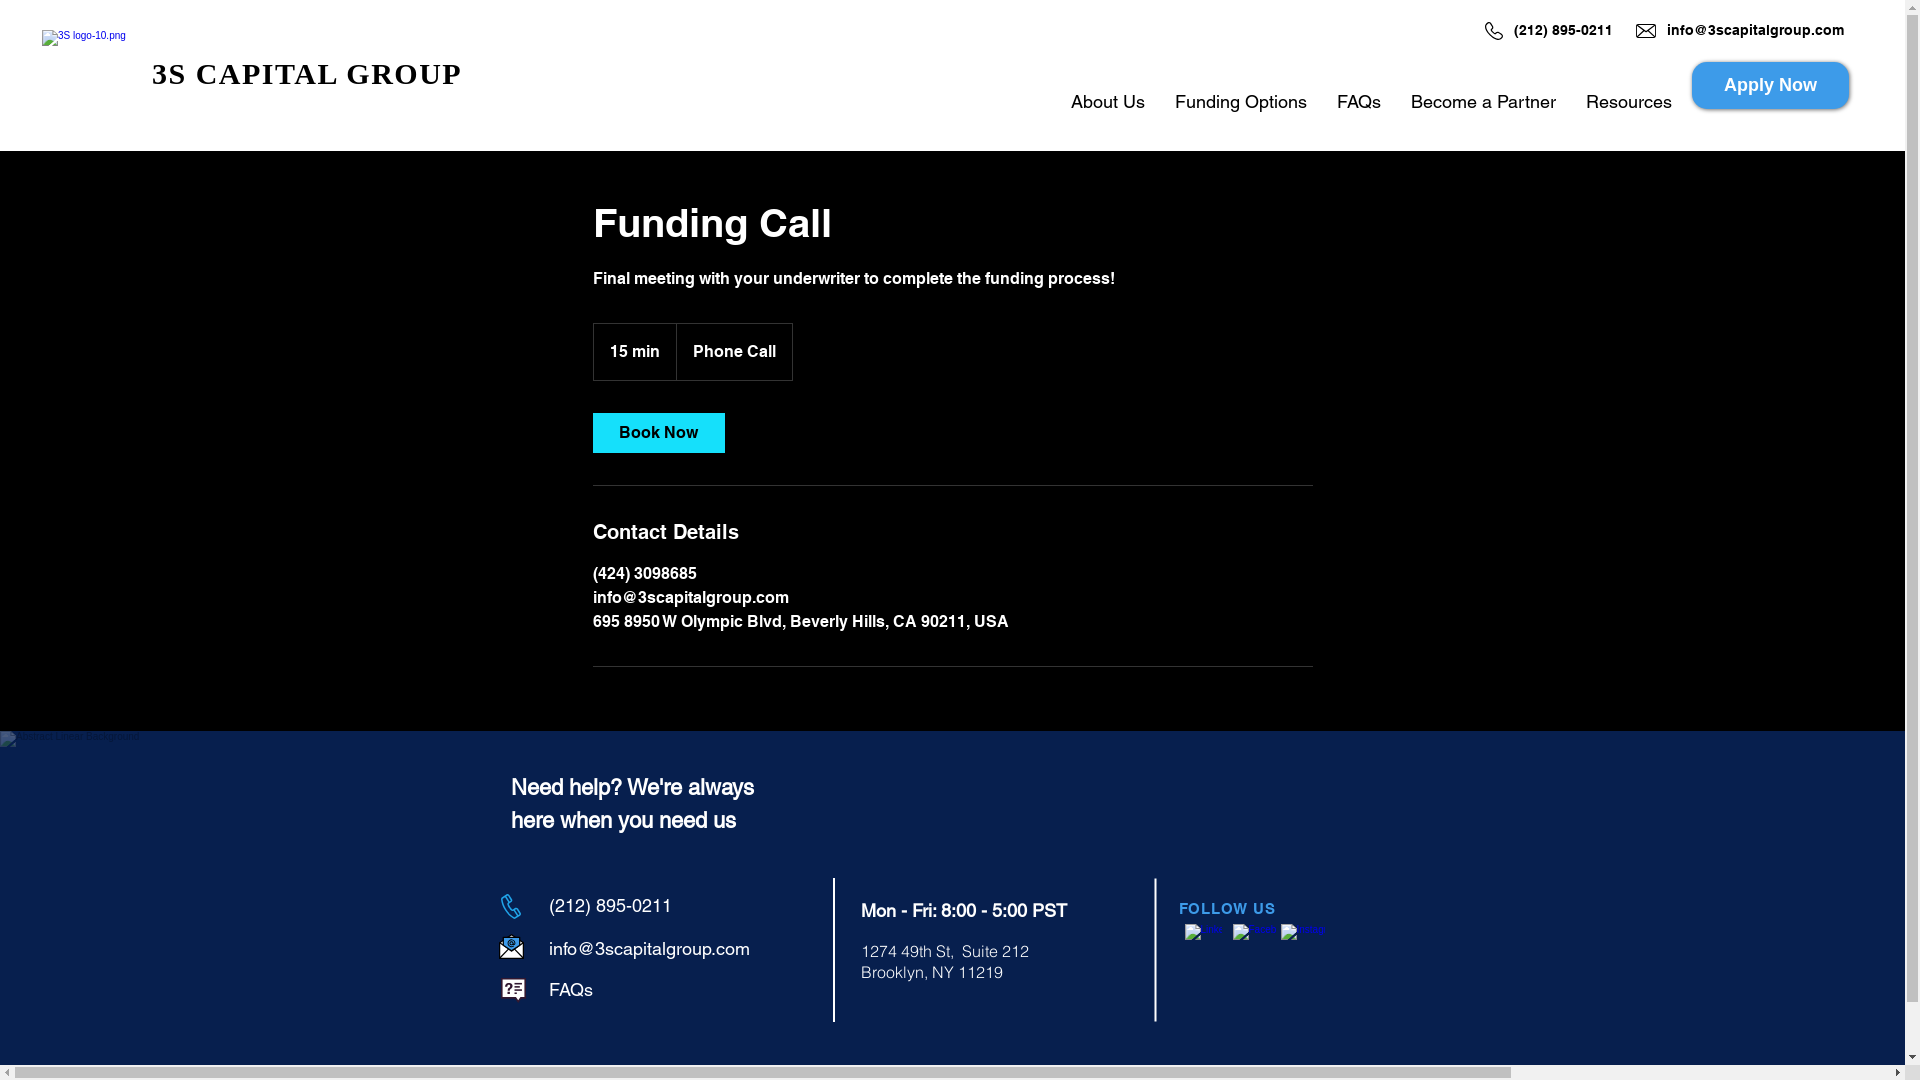 This screenshot has width=1920, height=1080. Describe the element at coordinates (306, 72) in the screenshot. I see `'3S CAPITAL GROUP'` at that location.